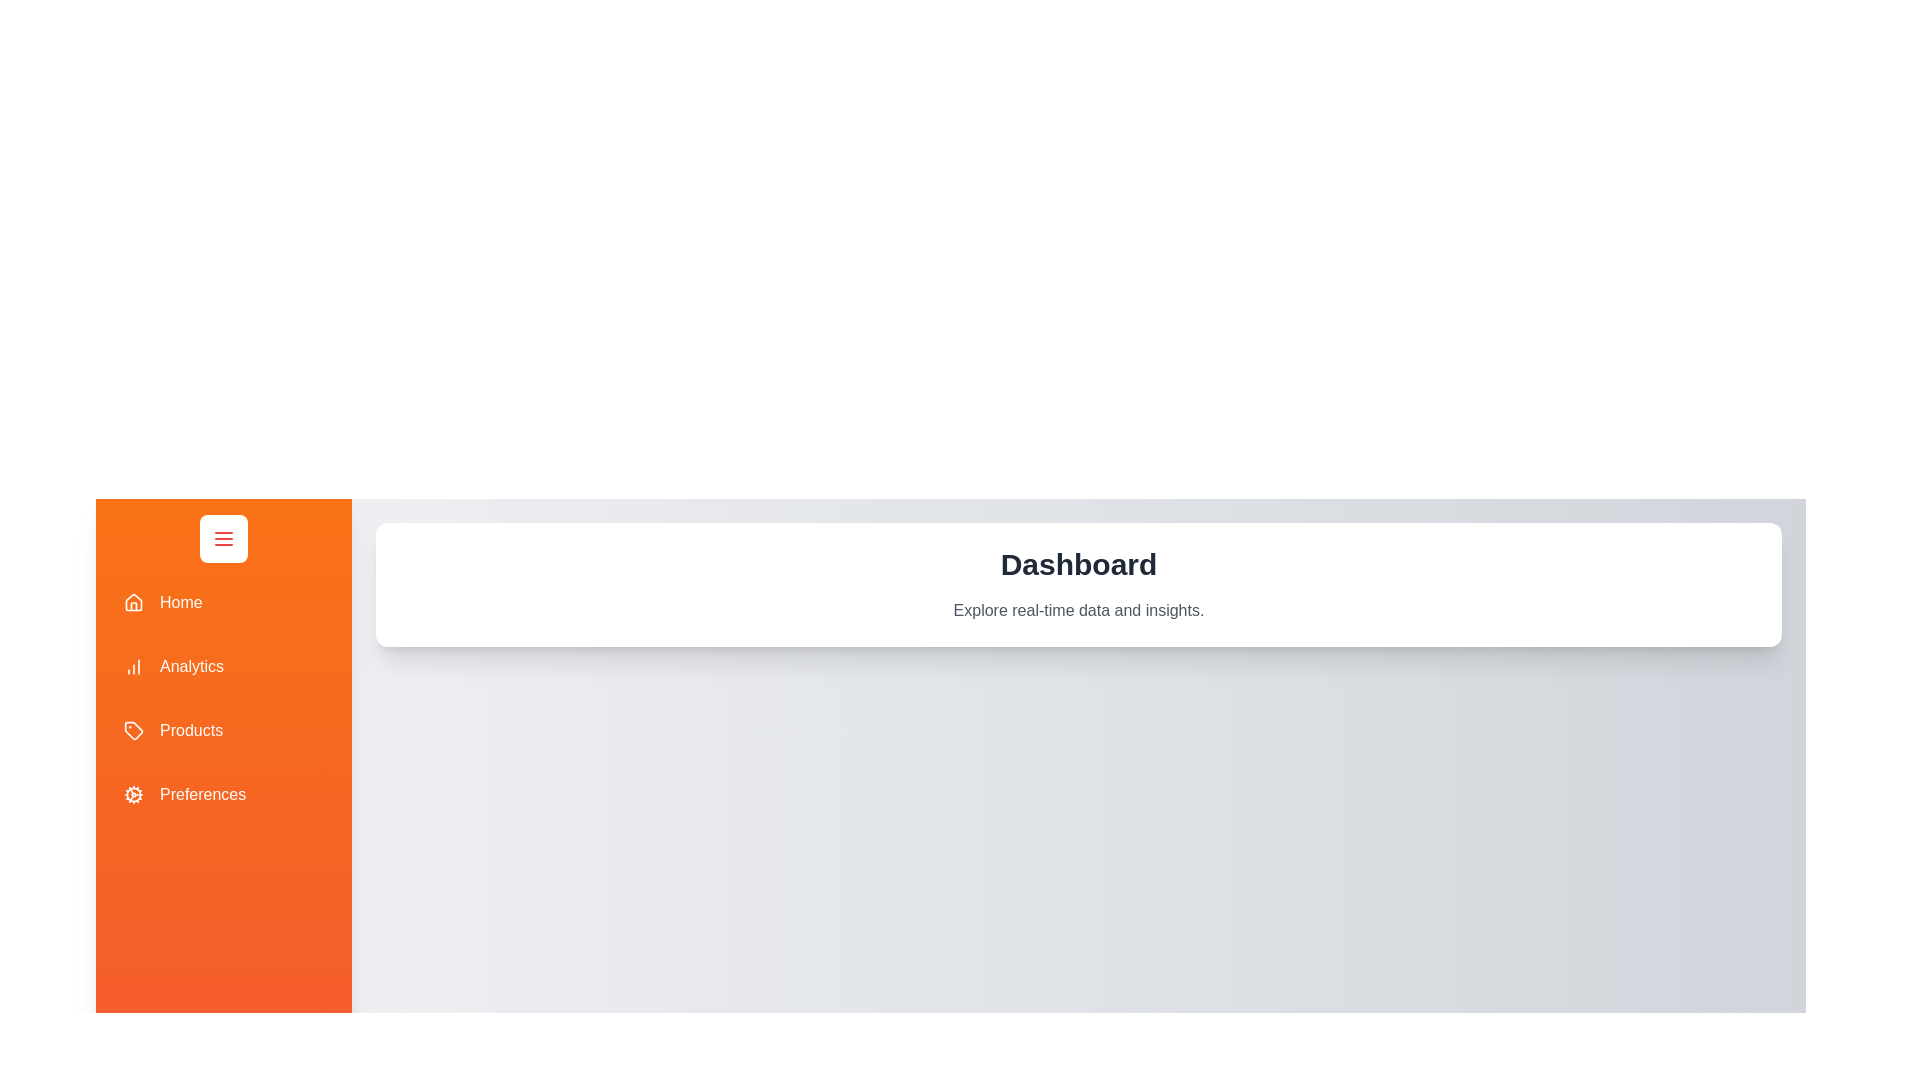 Image resolution: width=1920 pixels, height=1080 pixels. Describe the element at coordinates (224, 601) in the screenshot. I see `the drawer item labeled 'Home' to observe its hover effect` at that location.